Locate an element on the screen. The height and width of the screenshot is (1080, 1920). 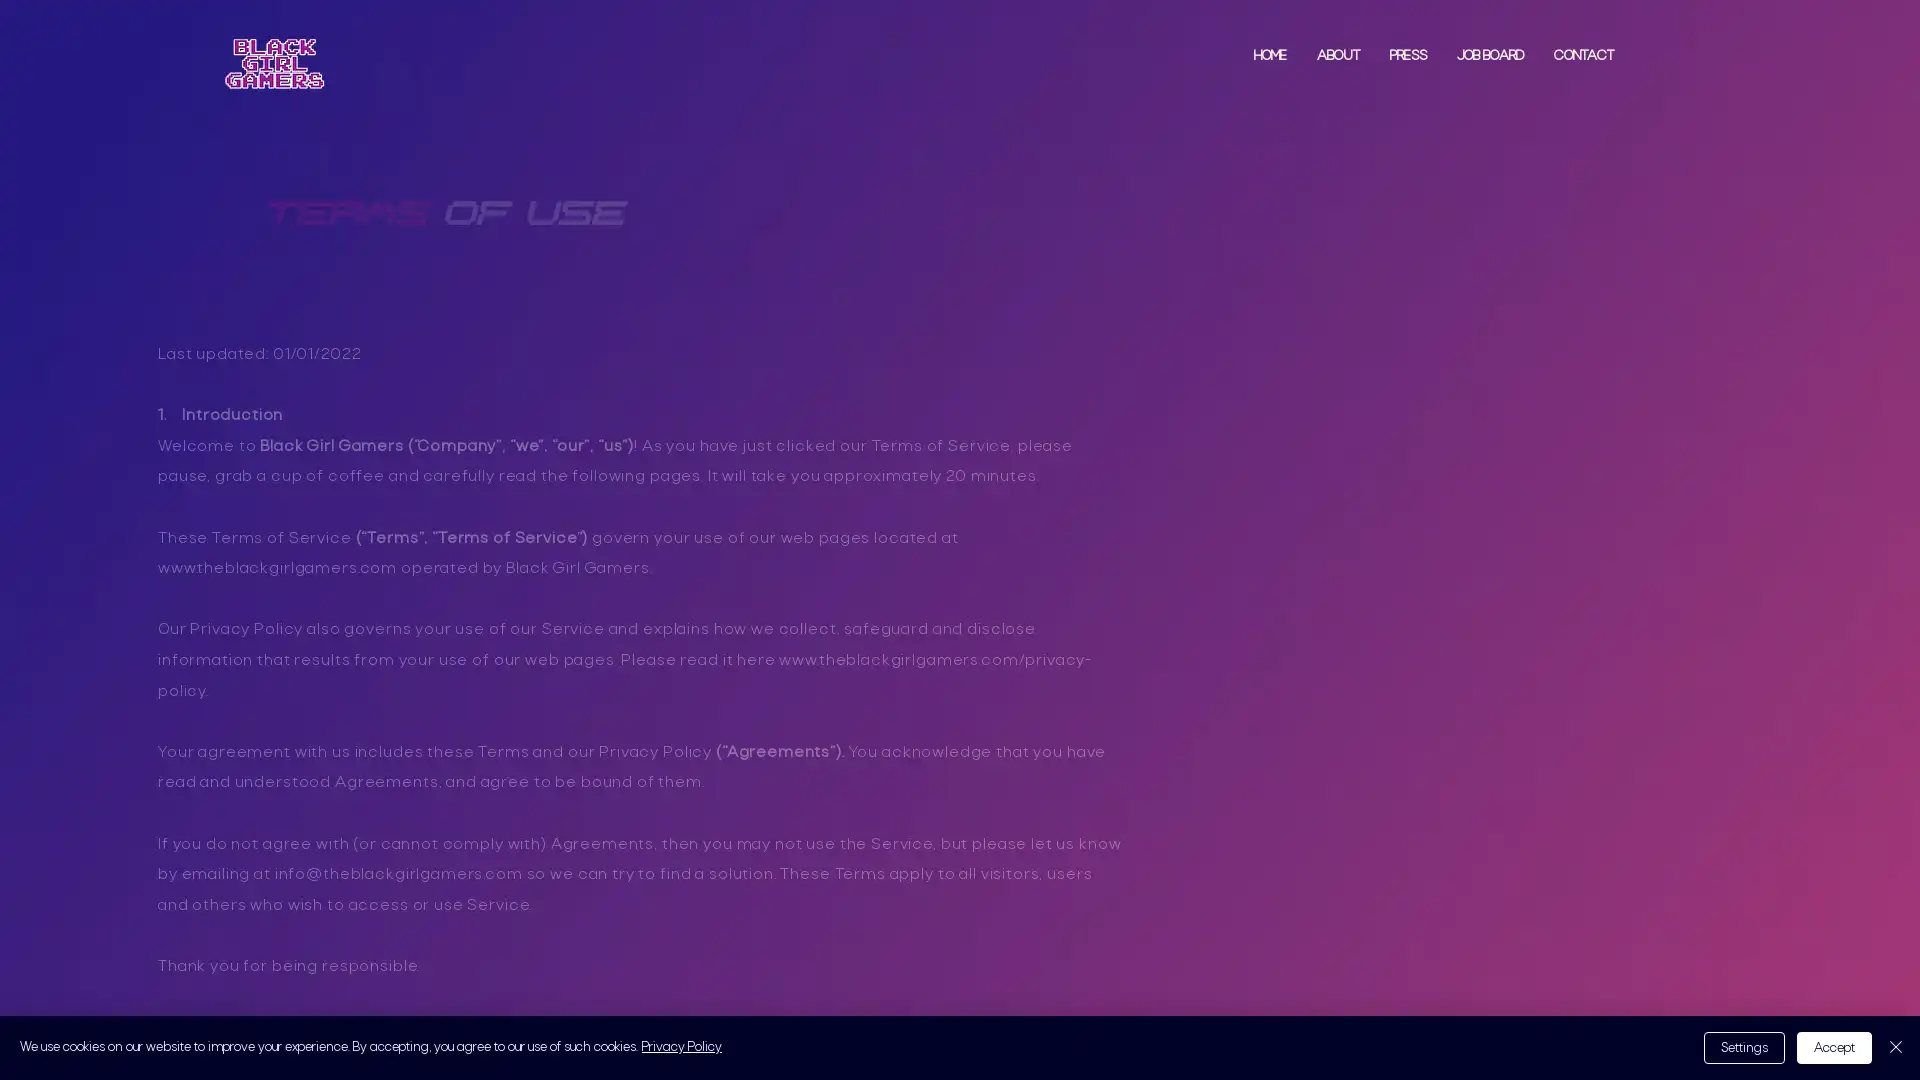
Settings is located at coordinates (1743, 1047).